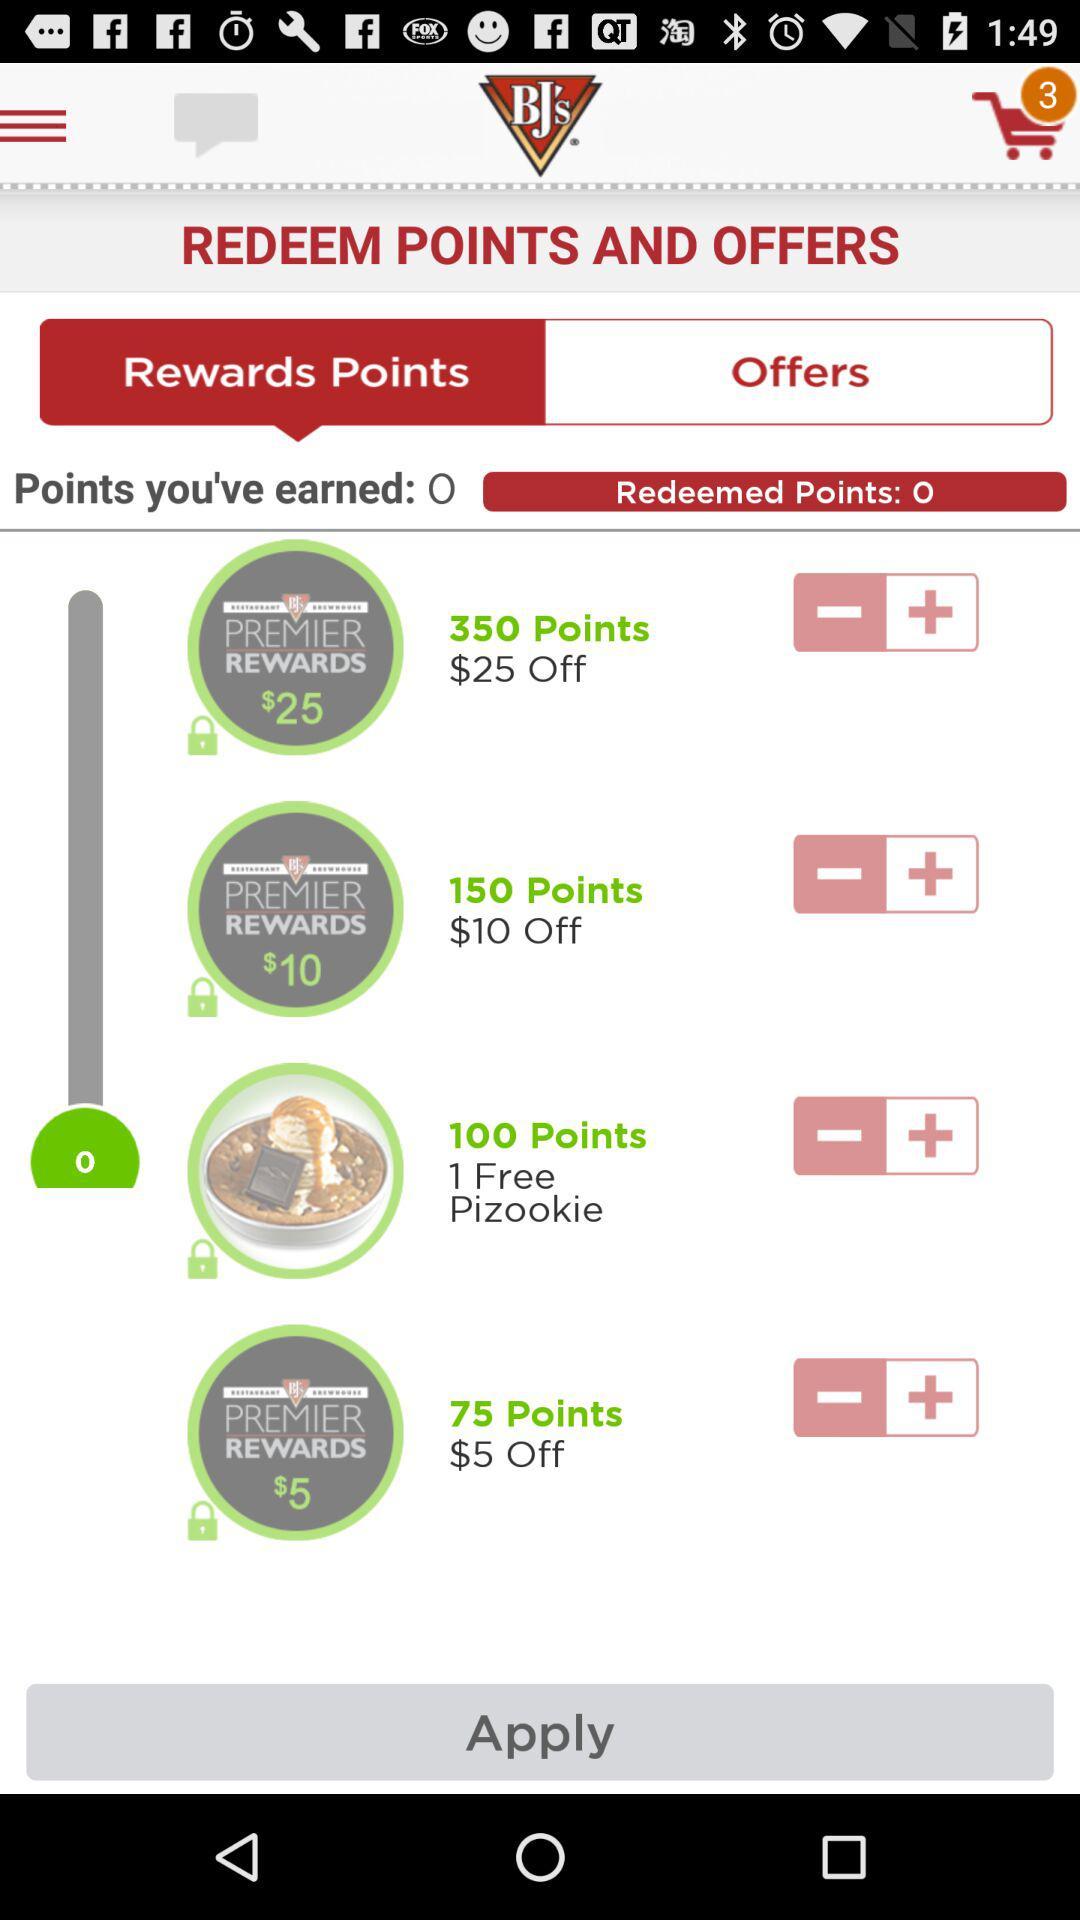  Describe the element at coordinates (295, 647) in the screenshot. I see `open details for reward` at that location.